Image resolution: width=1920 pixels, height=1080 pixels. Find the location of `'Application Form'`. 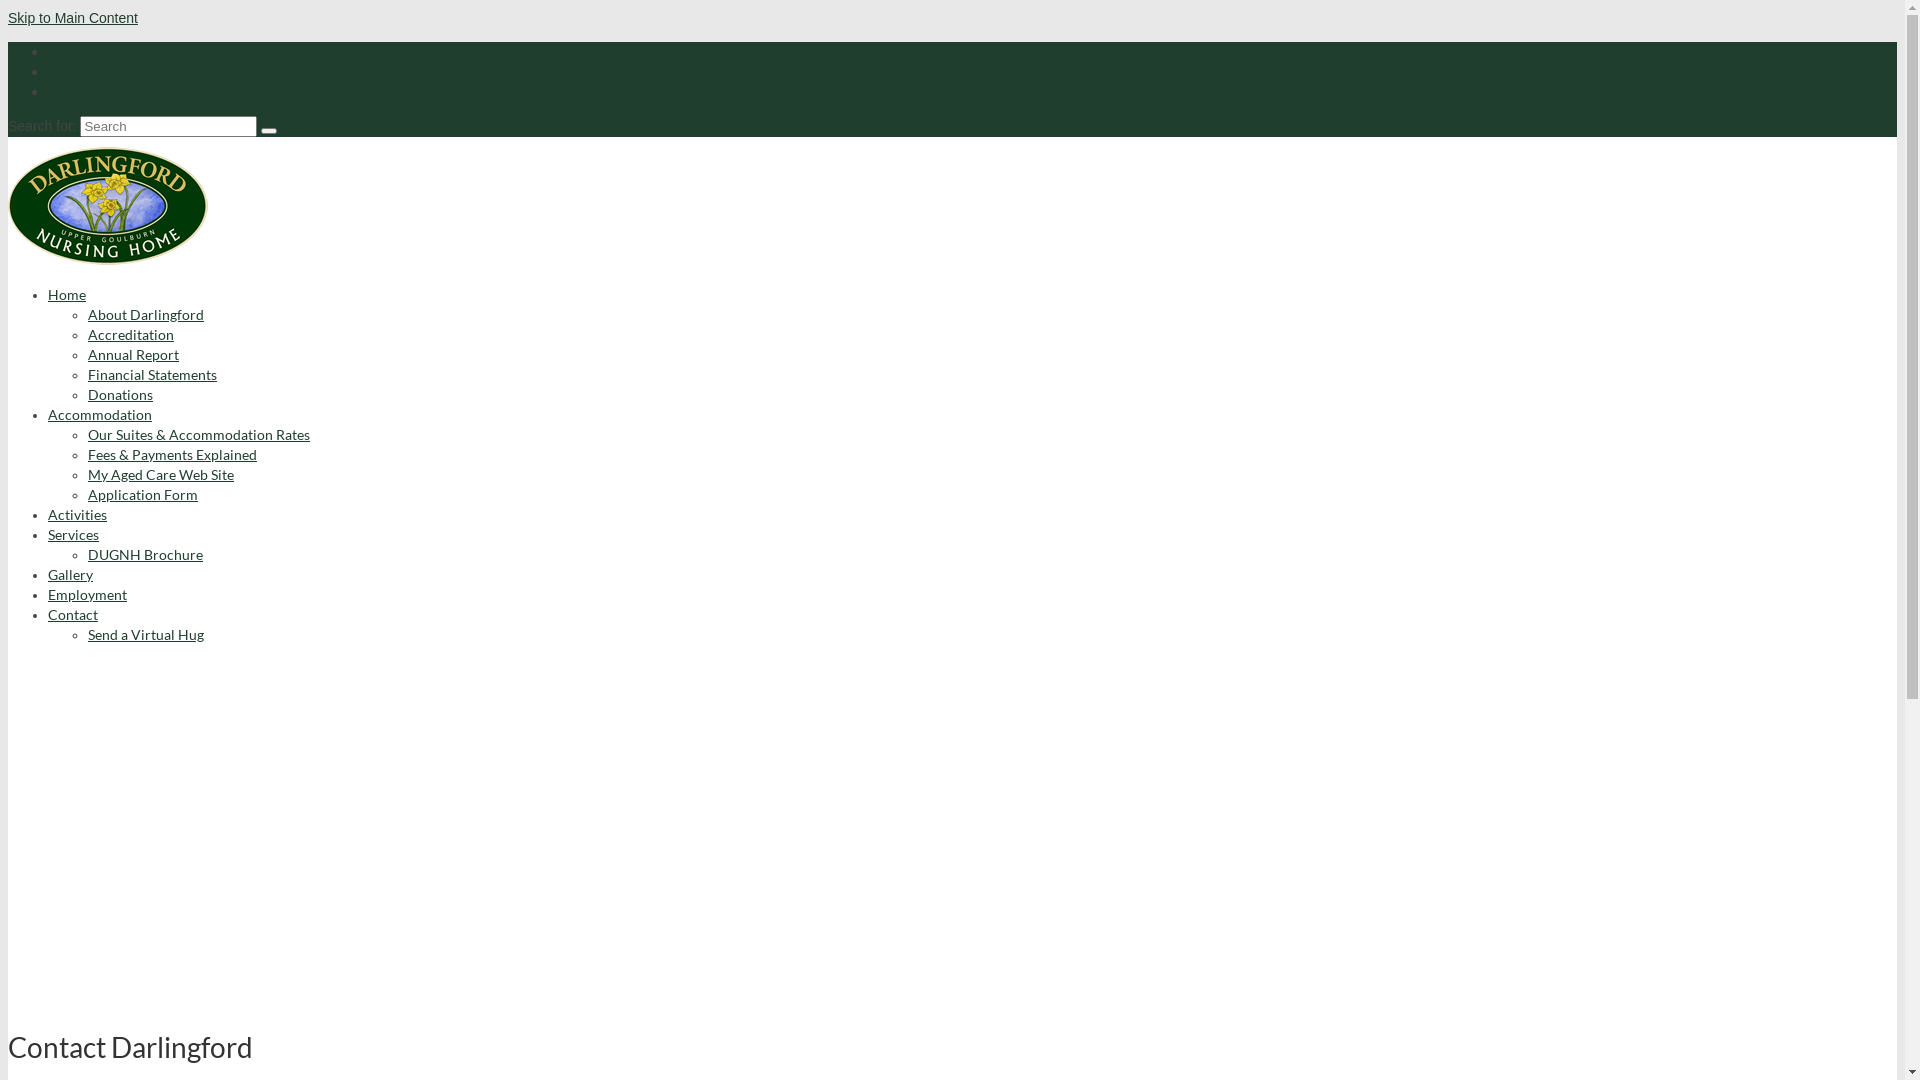

'Application Form' is located at coordinates (142, 494).